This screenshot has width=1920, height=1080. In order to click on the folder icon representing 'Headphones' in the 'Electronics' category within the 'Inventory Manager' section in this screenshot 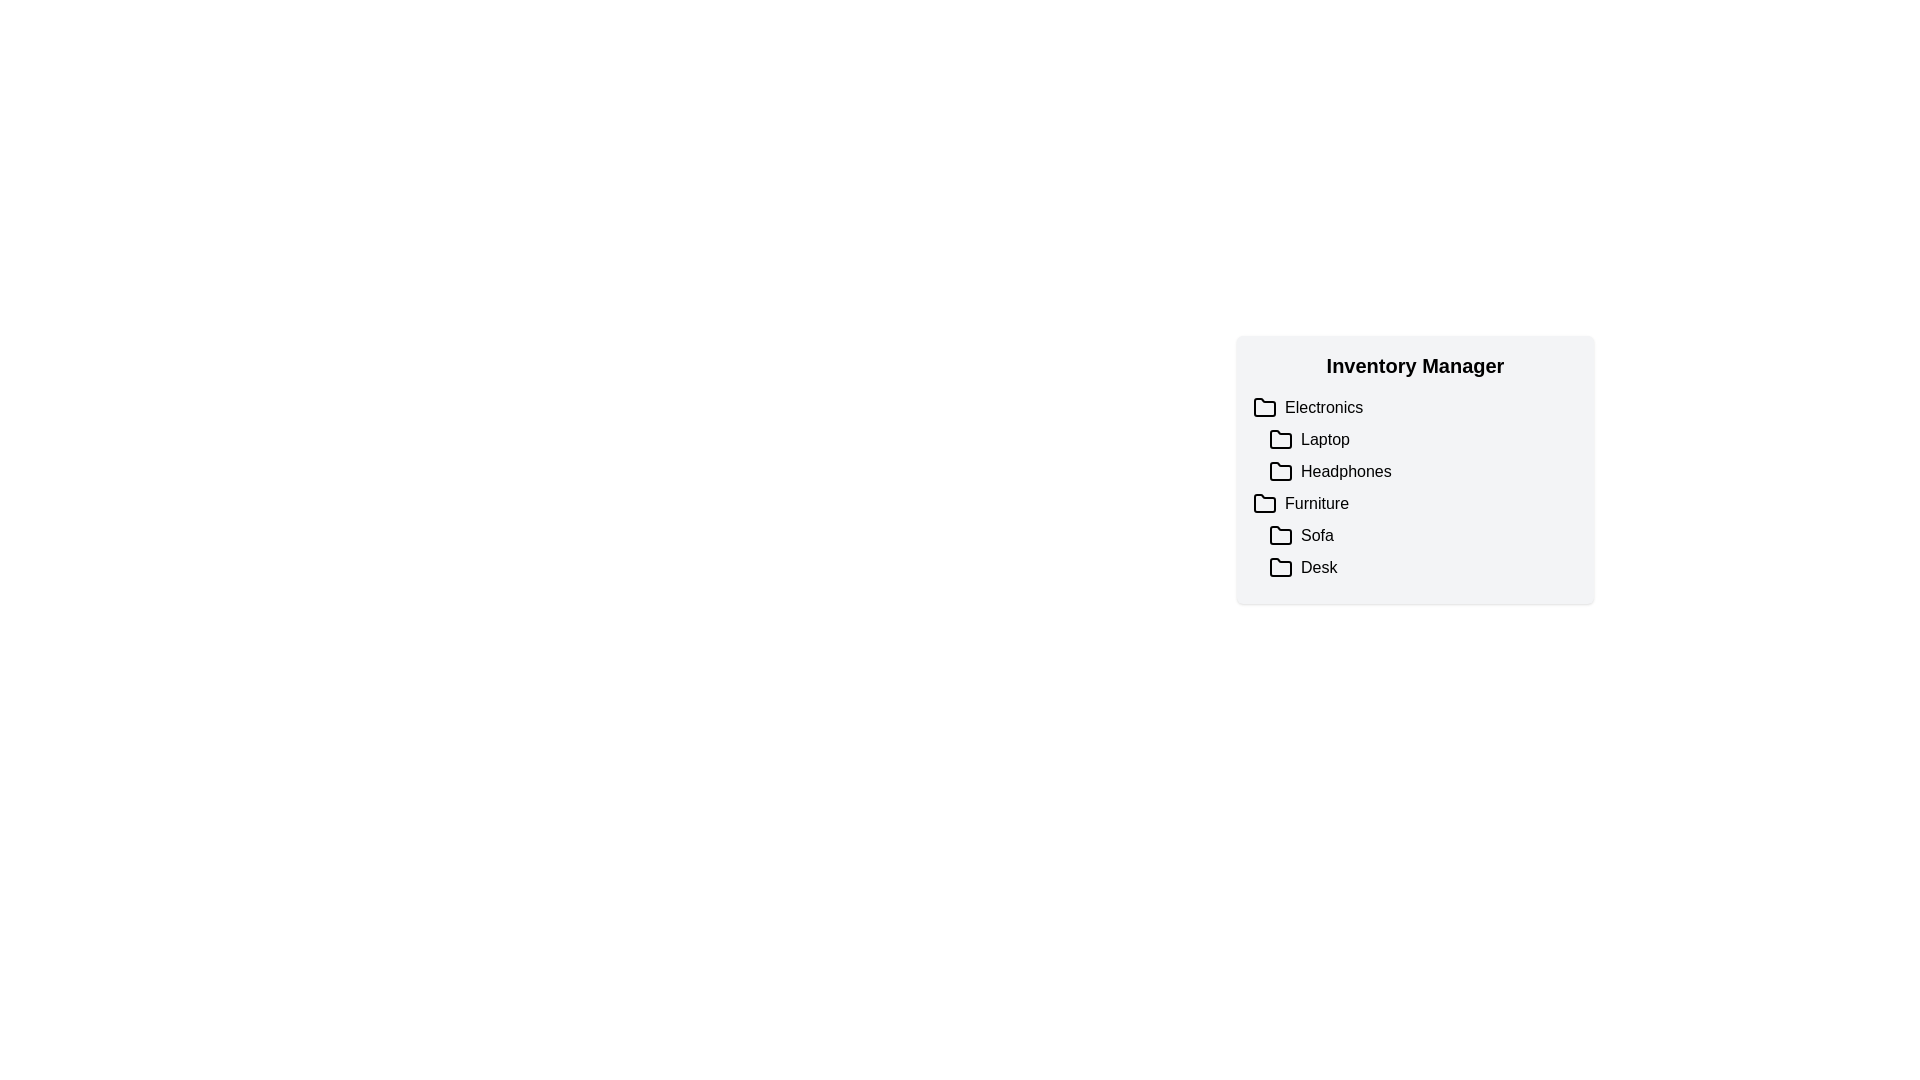, I will do `click(1281, 470)`.